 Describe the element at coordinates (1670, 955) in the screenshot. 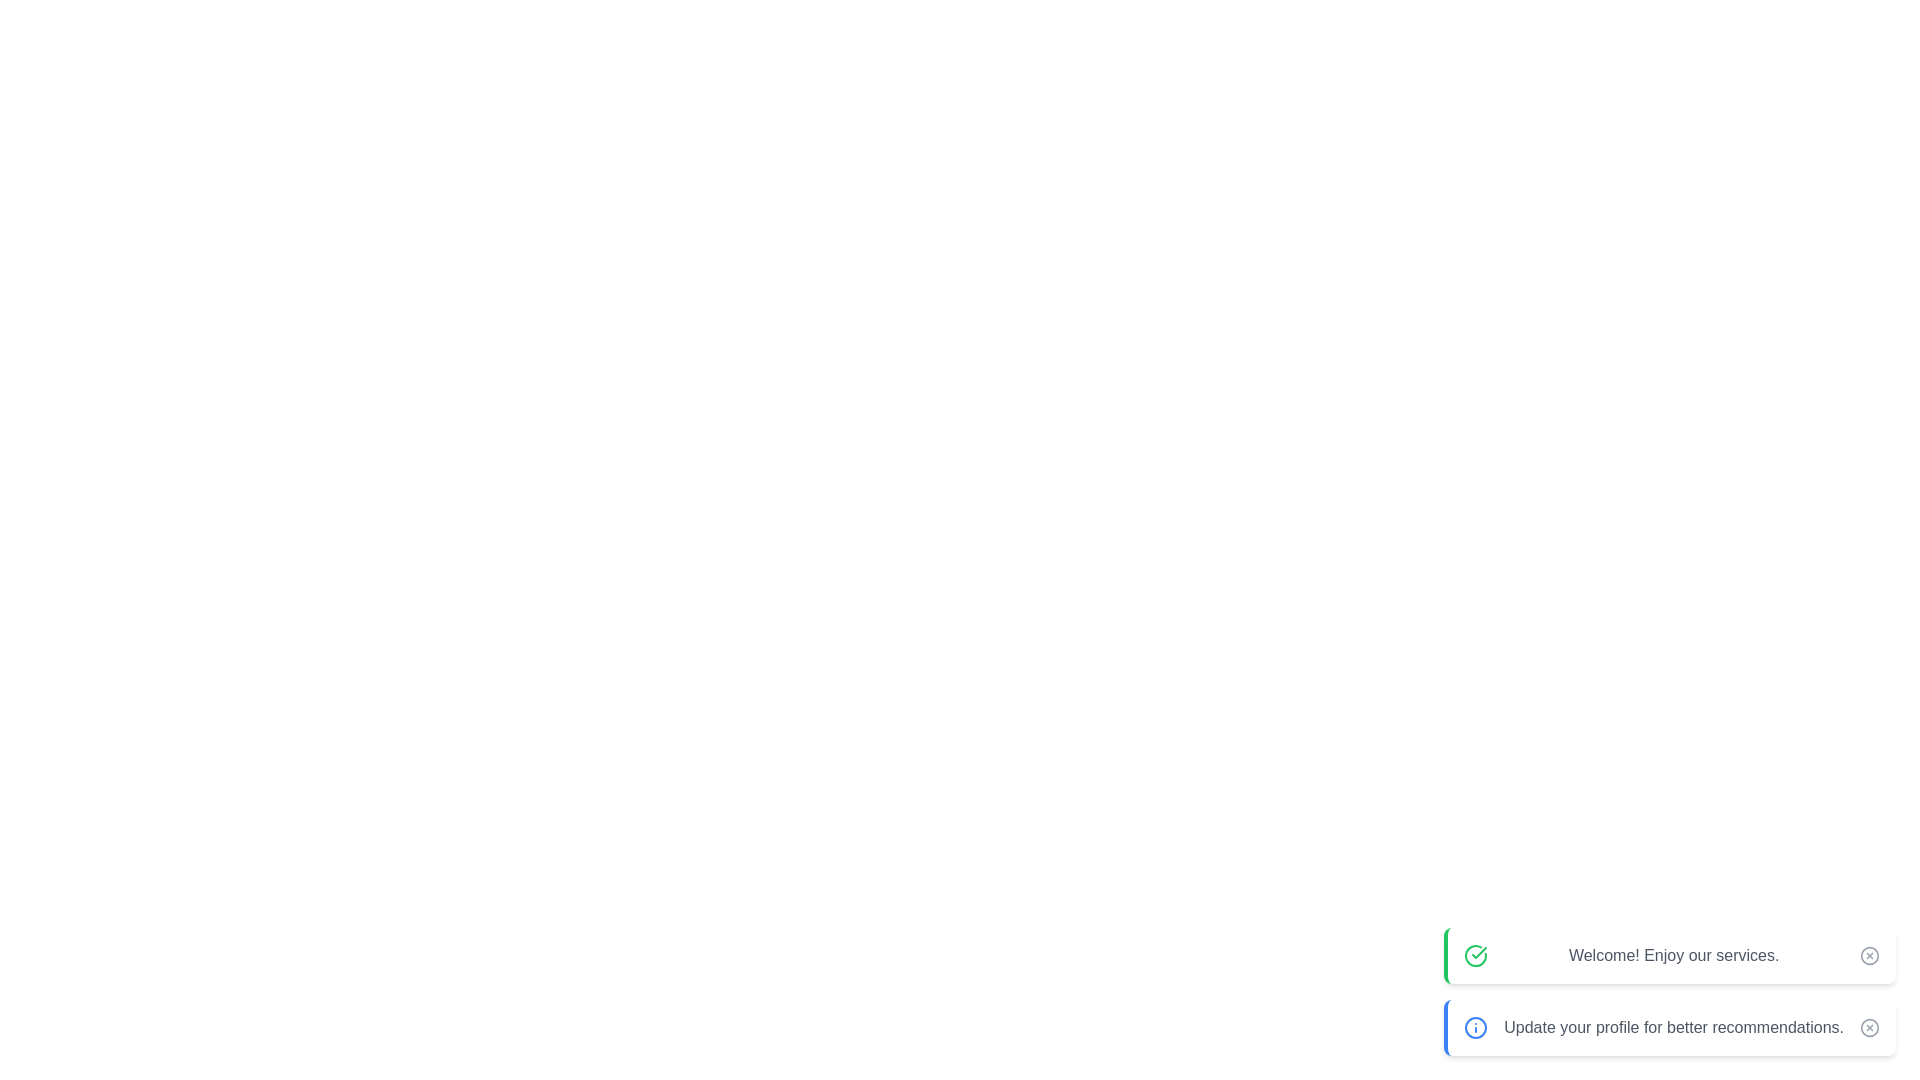

I see `the notification with the message 'Welcome! Enjoy our services.' to observe its hover effect` at that location.